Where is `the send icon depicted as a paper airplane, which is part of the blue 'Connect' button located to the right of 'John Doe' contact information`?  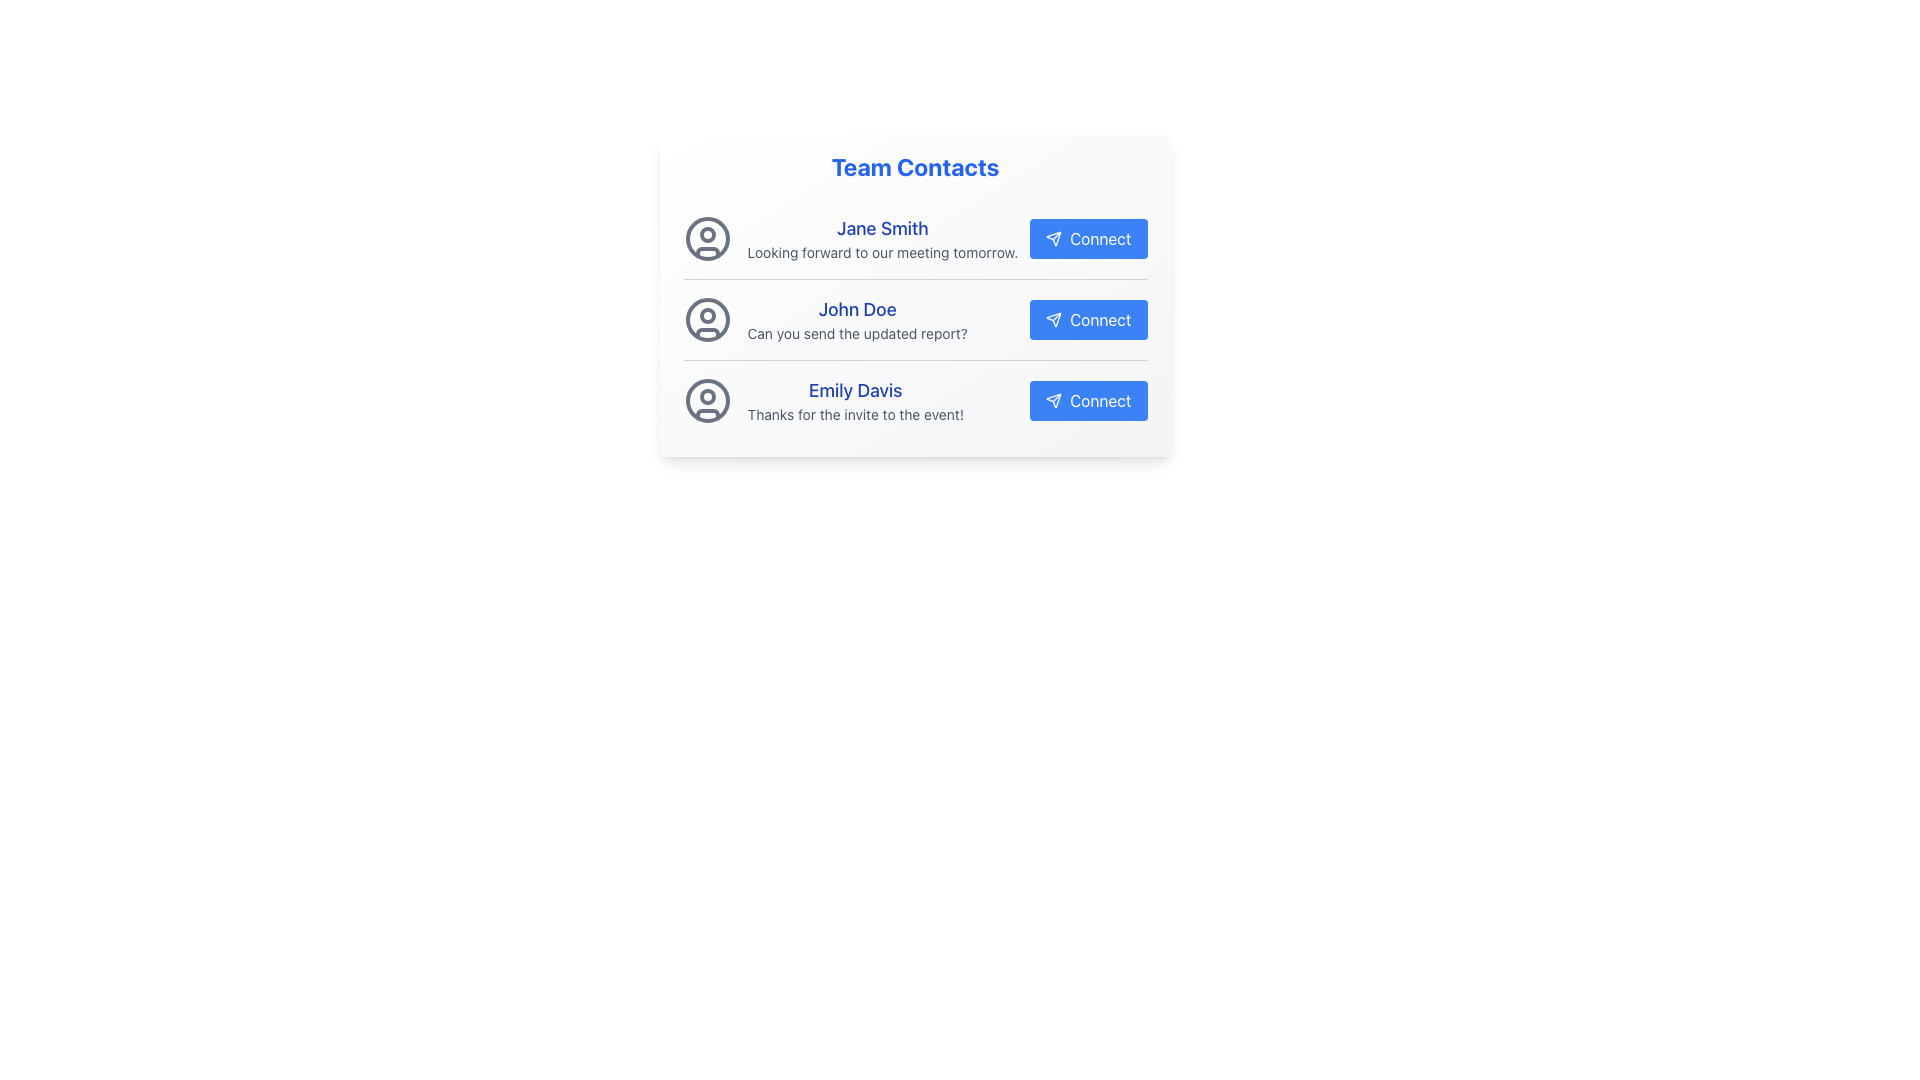
the send icon depicted as a paper airplane, which is part of the blue 'Connect' button located to the right of 'John Doe' contact information is located at coordinates (1053, 319).